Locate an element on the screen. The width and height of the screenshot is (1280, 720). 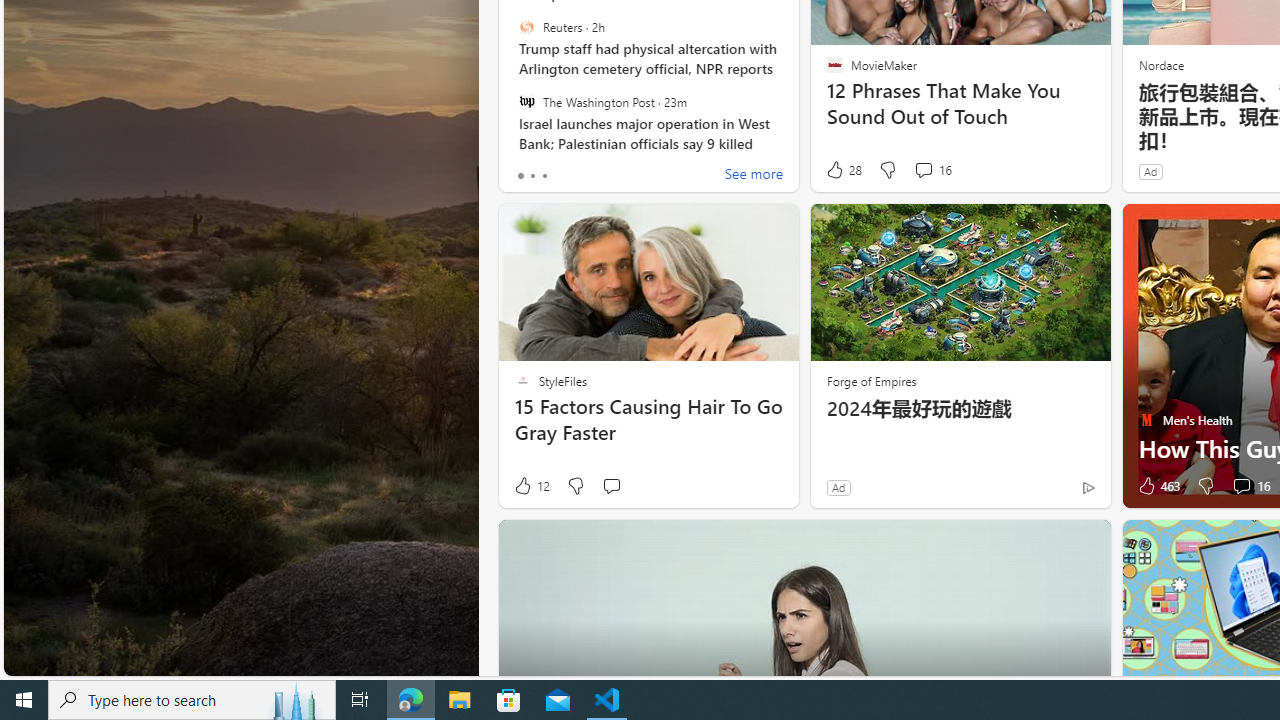
'28 Like' is located at coordinates (843, 169).